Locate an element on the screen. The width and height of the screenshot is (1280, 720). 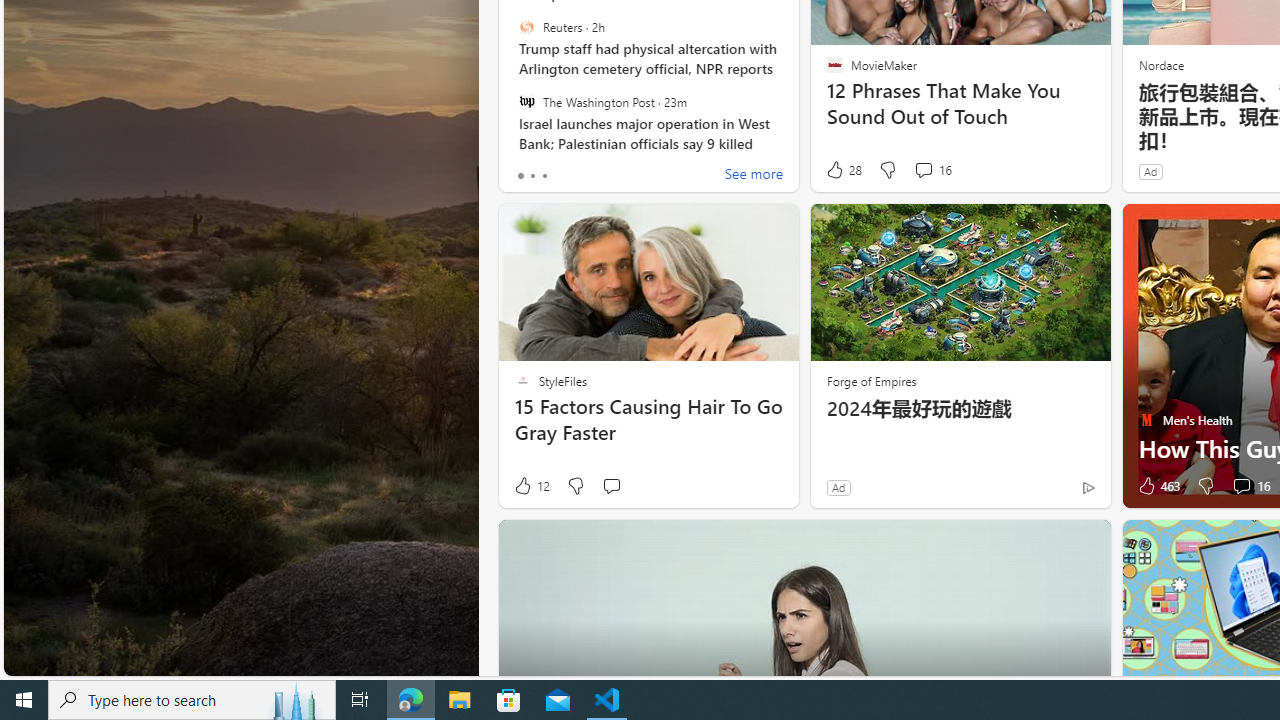
'28 Like' is located at coordinates (843, 169).